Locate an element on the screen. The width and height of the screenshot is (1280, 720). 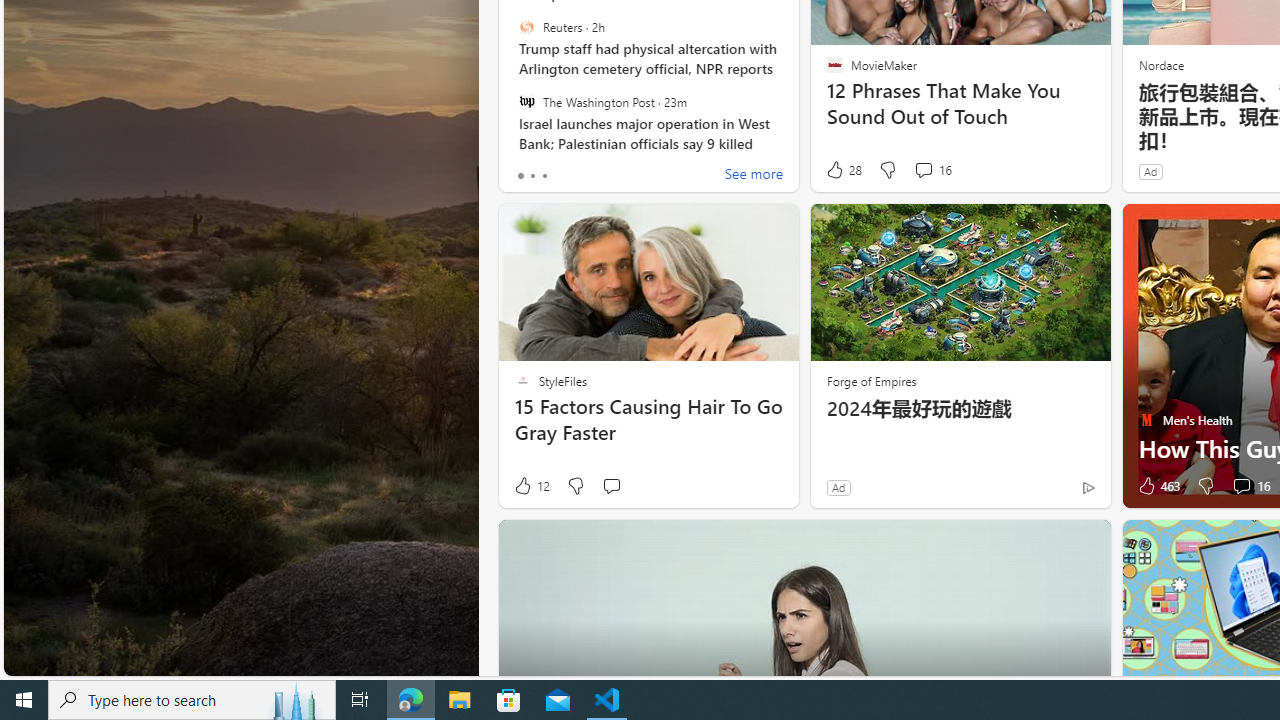
'28 Like' is located at coordinates (843, 169).